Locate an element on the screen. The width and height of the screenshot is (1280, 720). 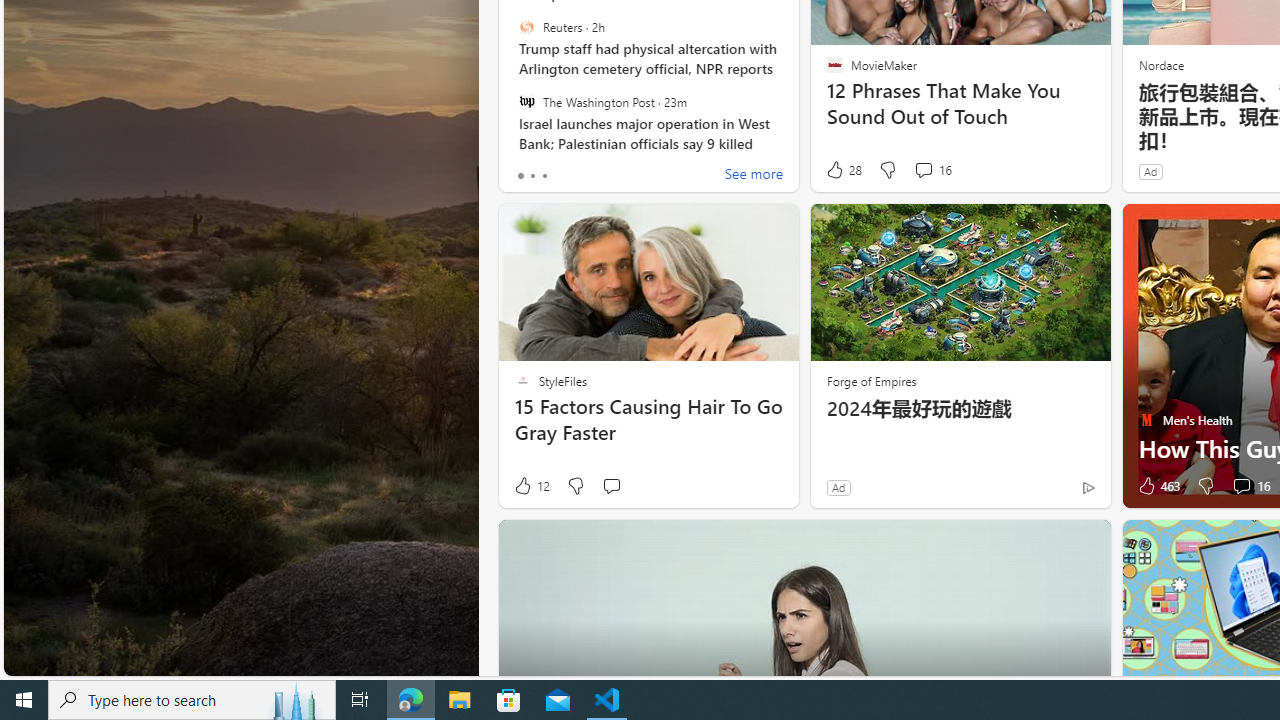
'28 Like' is located at coordinates (843, 169).